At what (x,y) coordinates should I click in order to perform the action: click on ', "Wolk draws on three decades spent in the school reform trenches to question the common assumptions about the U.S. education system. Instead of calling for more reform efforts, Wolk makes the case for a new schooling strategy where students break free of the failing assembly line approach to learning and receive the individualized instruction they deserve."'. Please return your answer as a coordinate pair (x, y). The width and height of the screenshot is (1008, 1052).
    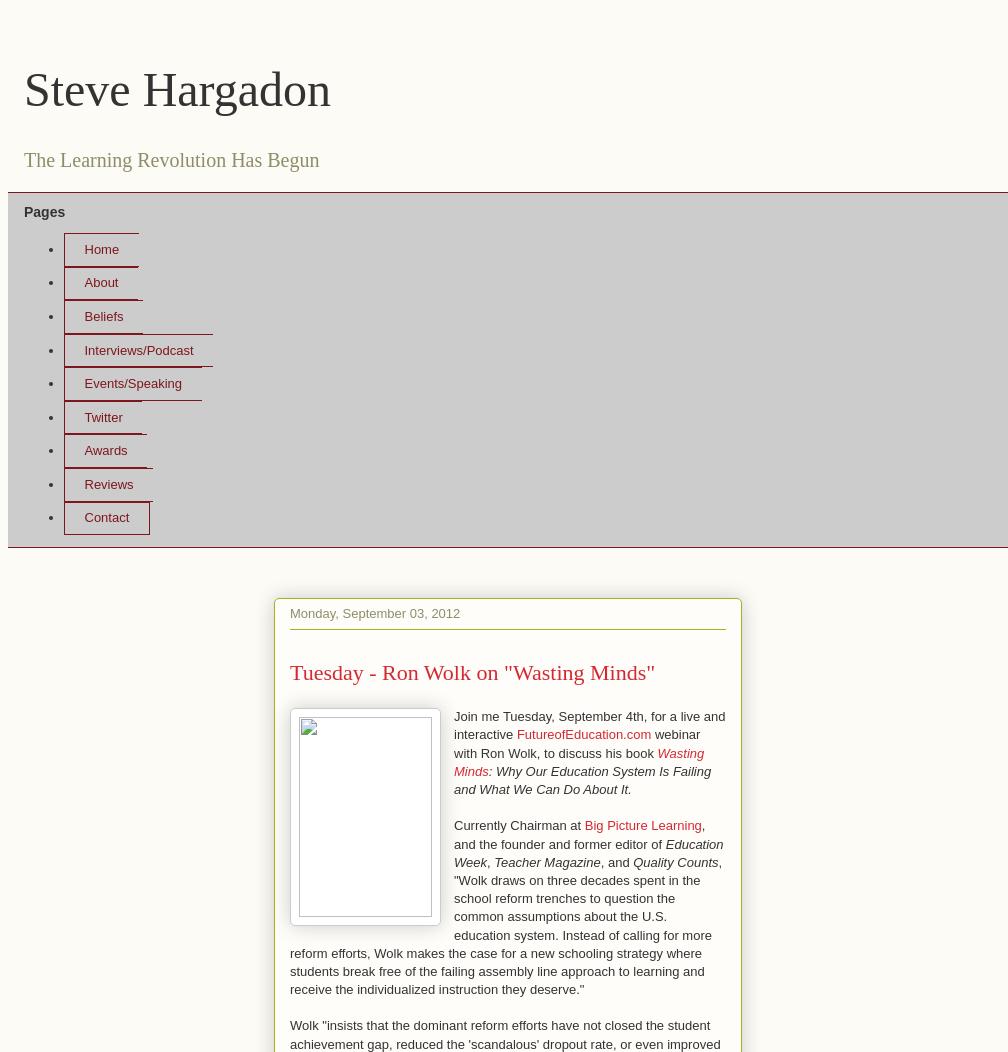
    Looking at the image, I should click on (506, 924).